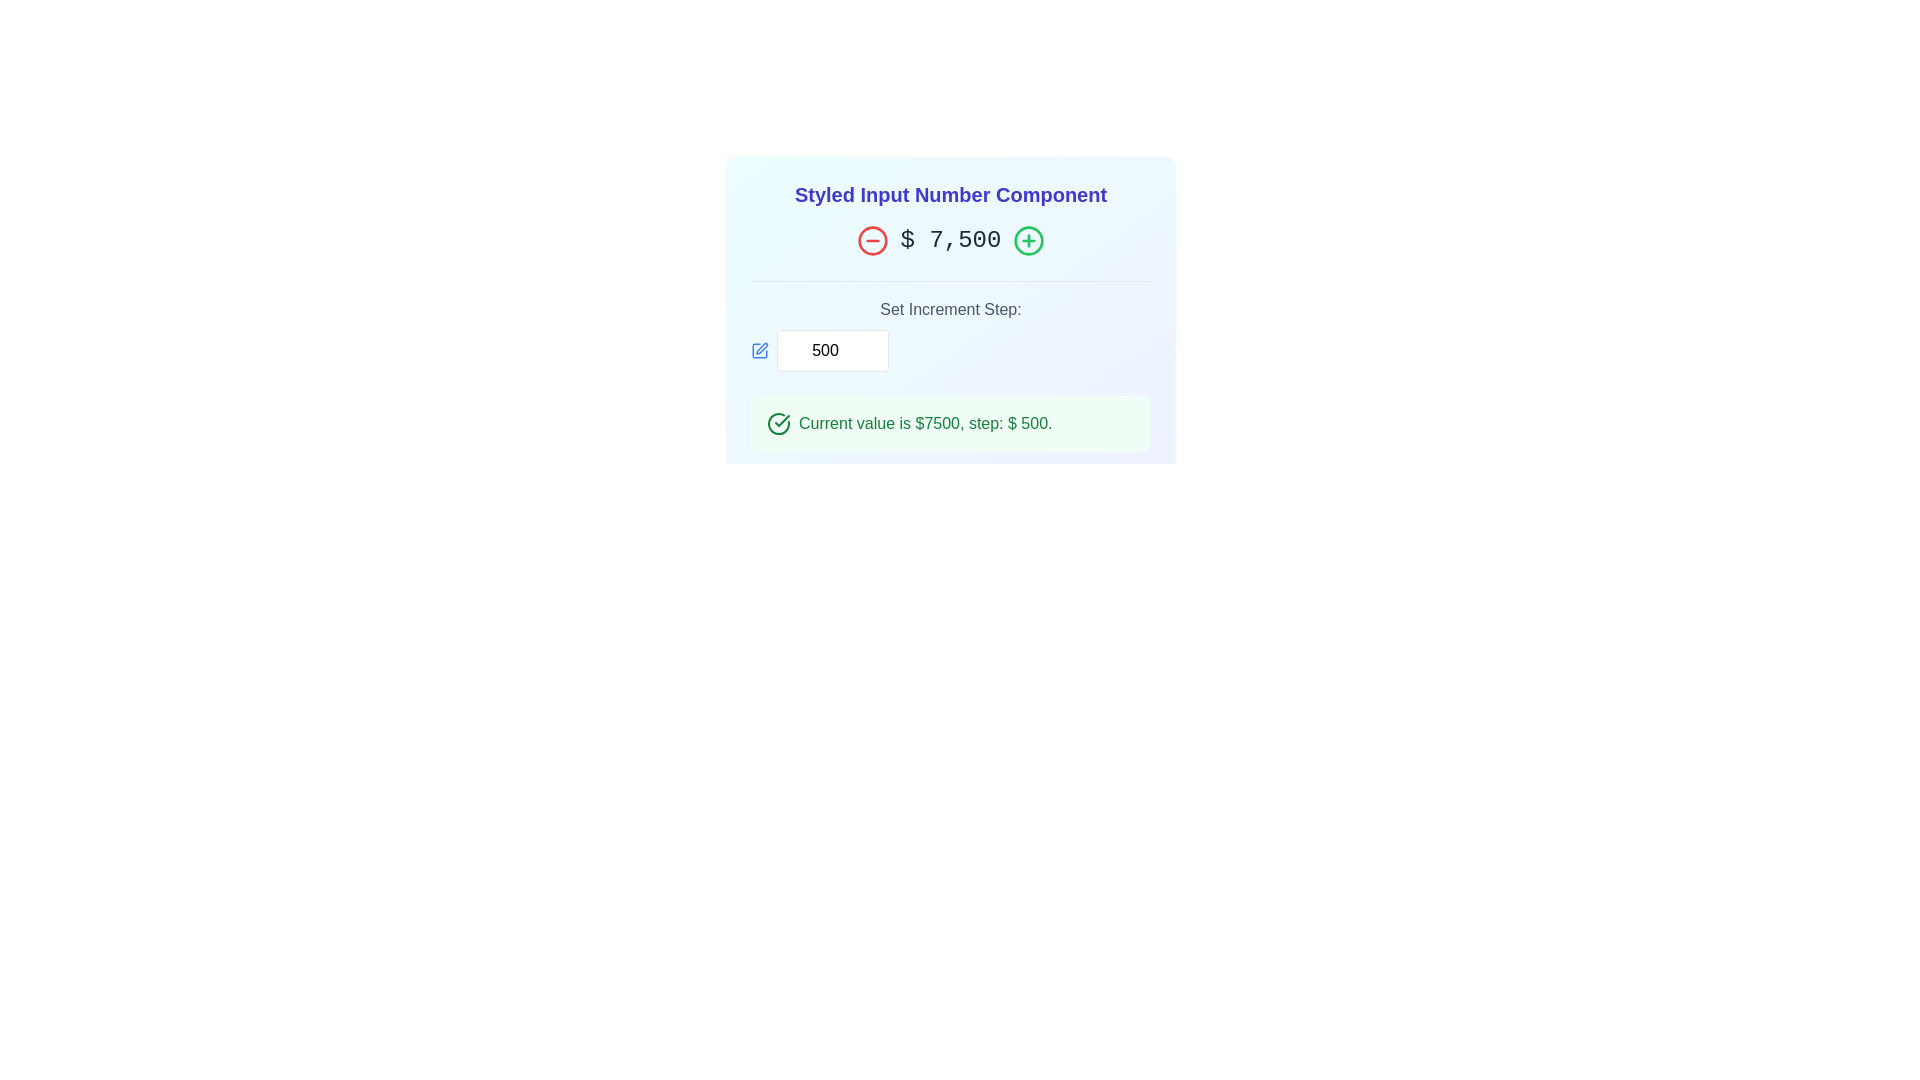 Image resolution: width=1920 pixels, height=1080 pixels. What do you see at coordinates (872, 239) in the screenshot?
I see `the circular decrement button element located to the left of the numeric value display ($7,500)` at bounding box center [872, 239].